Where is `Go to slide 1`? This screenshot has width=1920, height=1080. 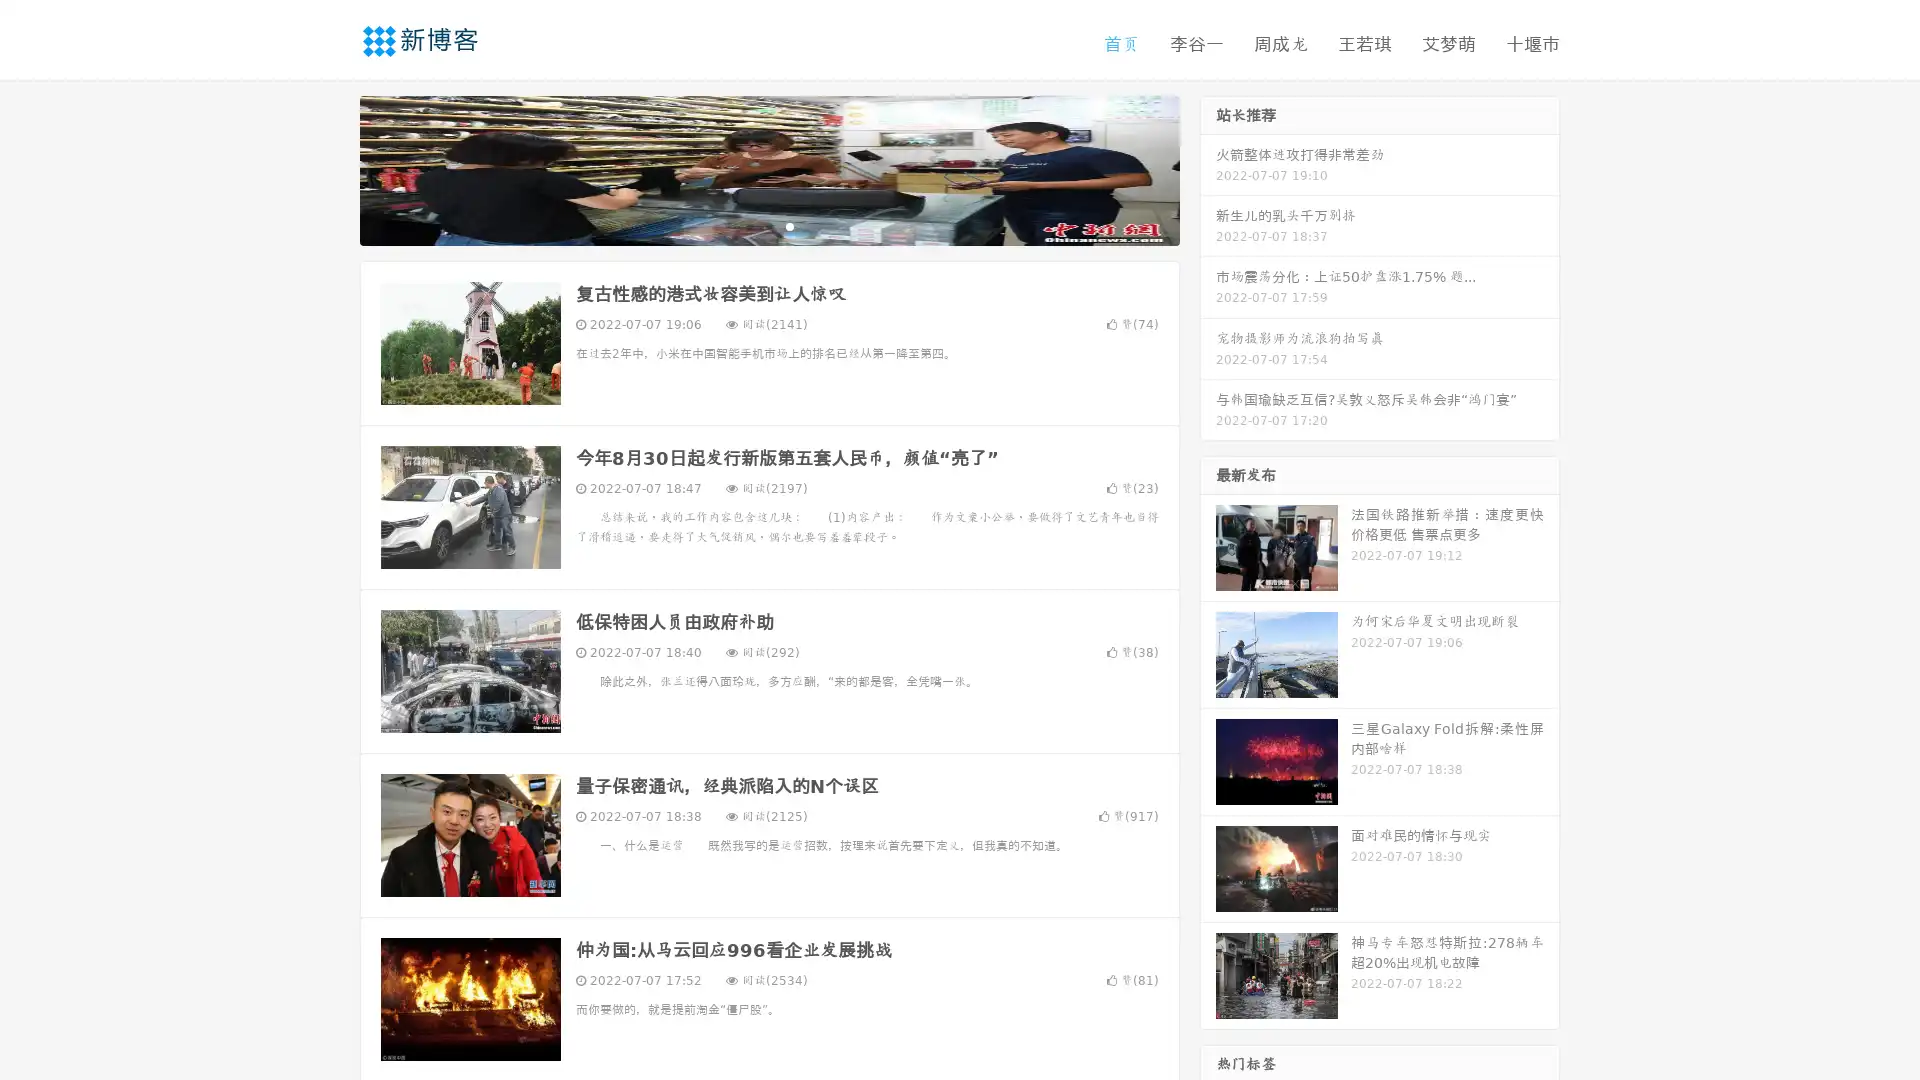
Go to slide 1 is located at coordinates (748, 225).